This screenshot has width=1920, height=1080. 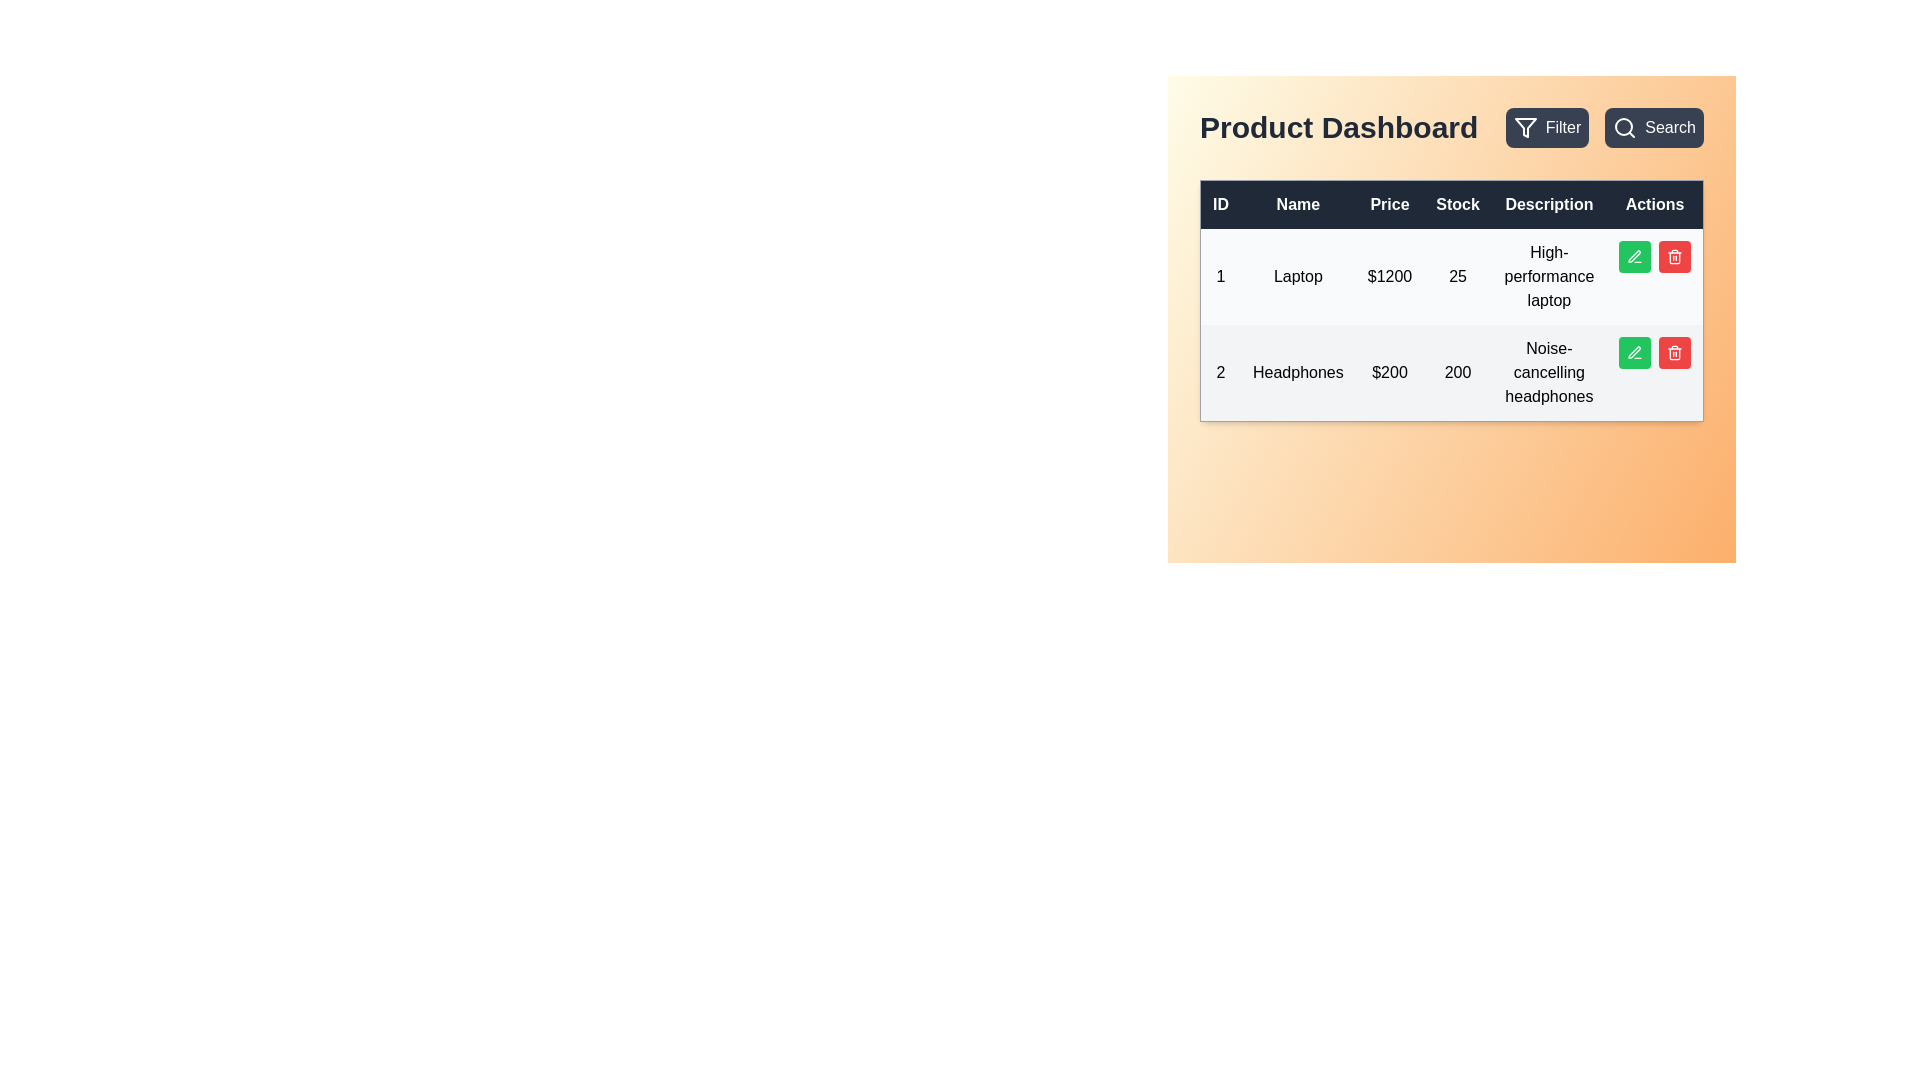 What do you see at coordinates (1524, 127) in the screenshot?
I see `the filter icon, which is a white funnel located within a rounded rectangular button labeled 'Filter' in the top-right section of the interface` at bounding box center [1524, 127].